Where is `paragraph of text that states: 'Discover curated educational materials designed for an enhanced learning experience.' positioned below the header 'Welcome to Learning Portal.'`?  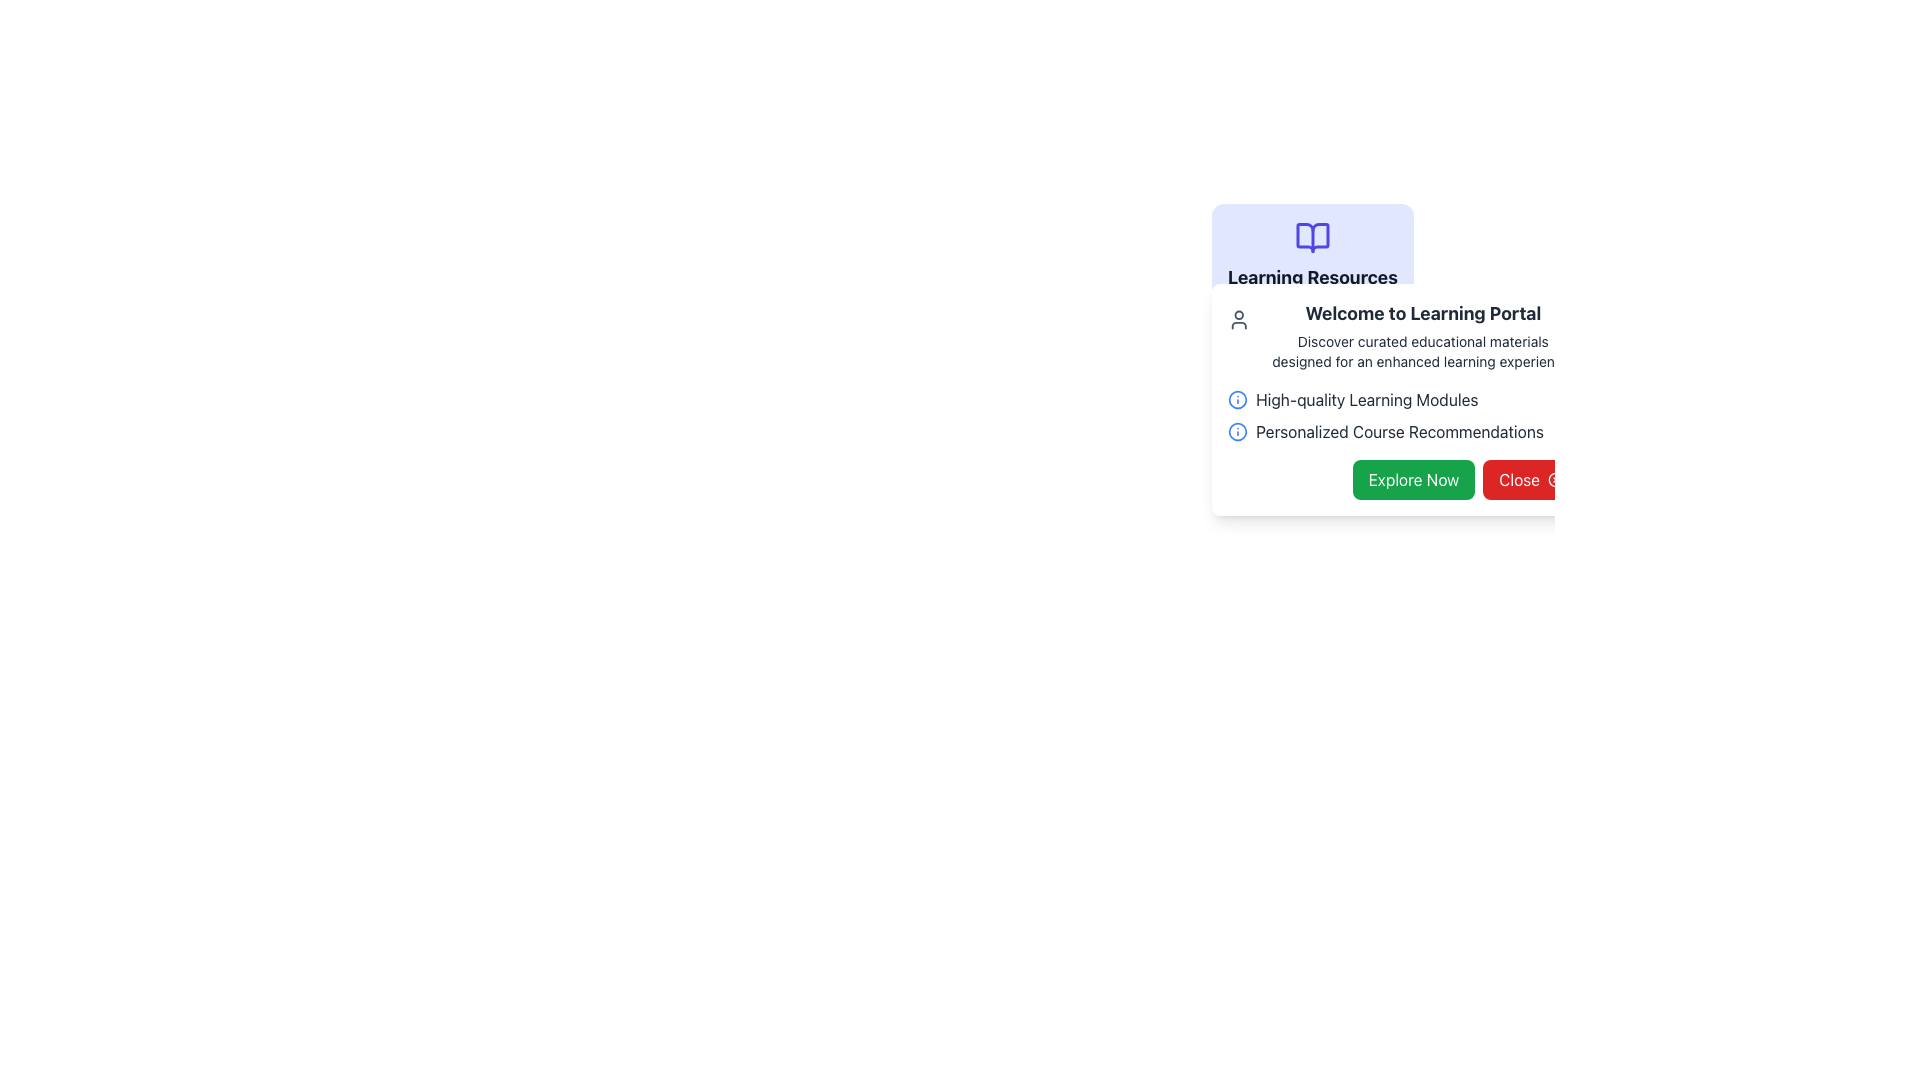 paragraph of text that states: 'Discover curated educational materials designed for an enhanced learning experience.' positioned below the header 'Welcome to Learning Portal.' is located at coordinates (1422, 350).